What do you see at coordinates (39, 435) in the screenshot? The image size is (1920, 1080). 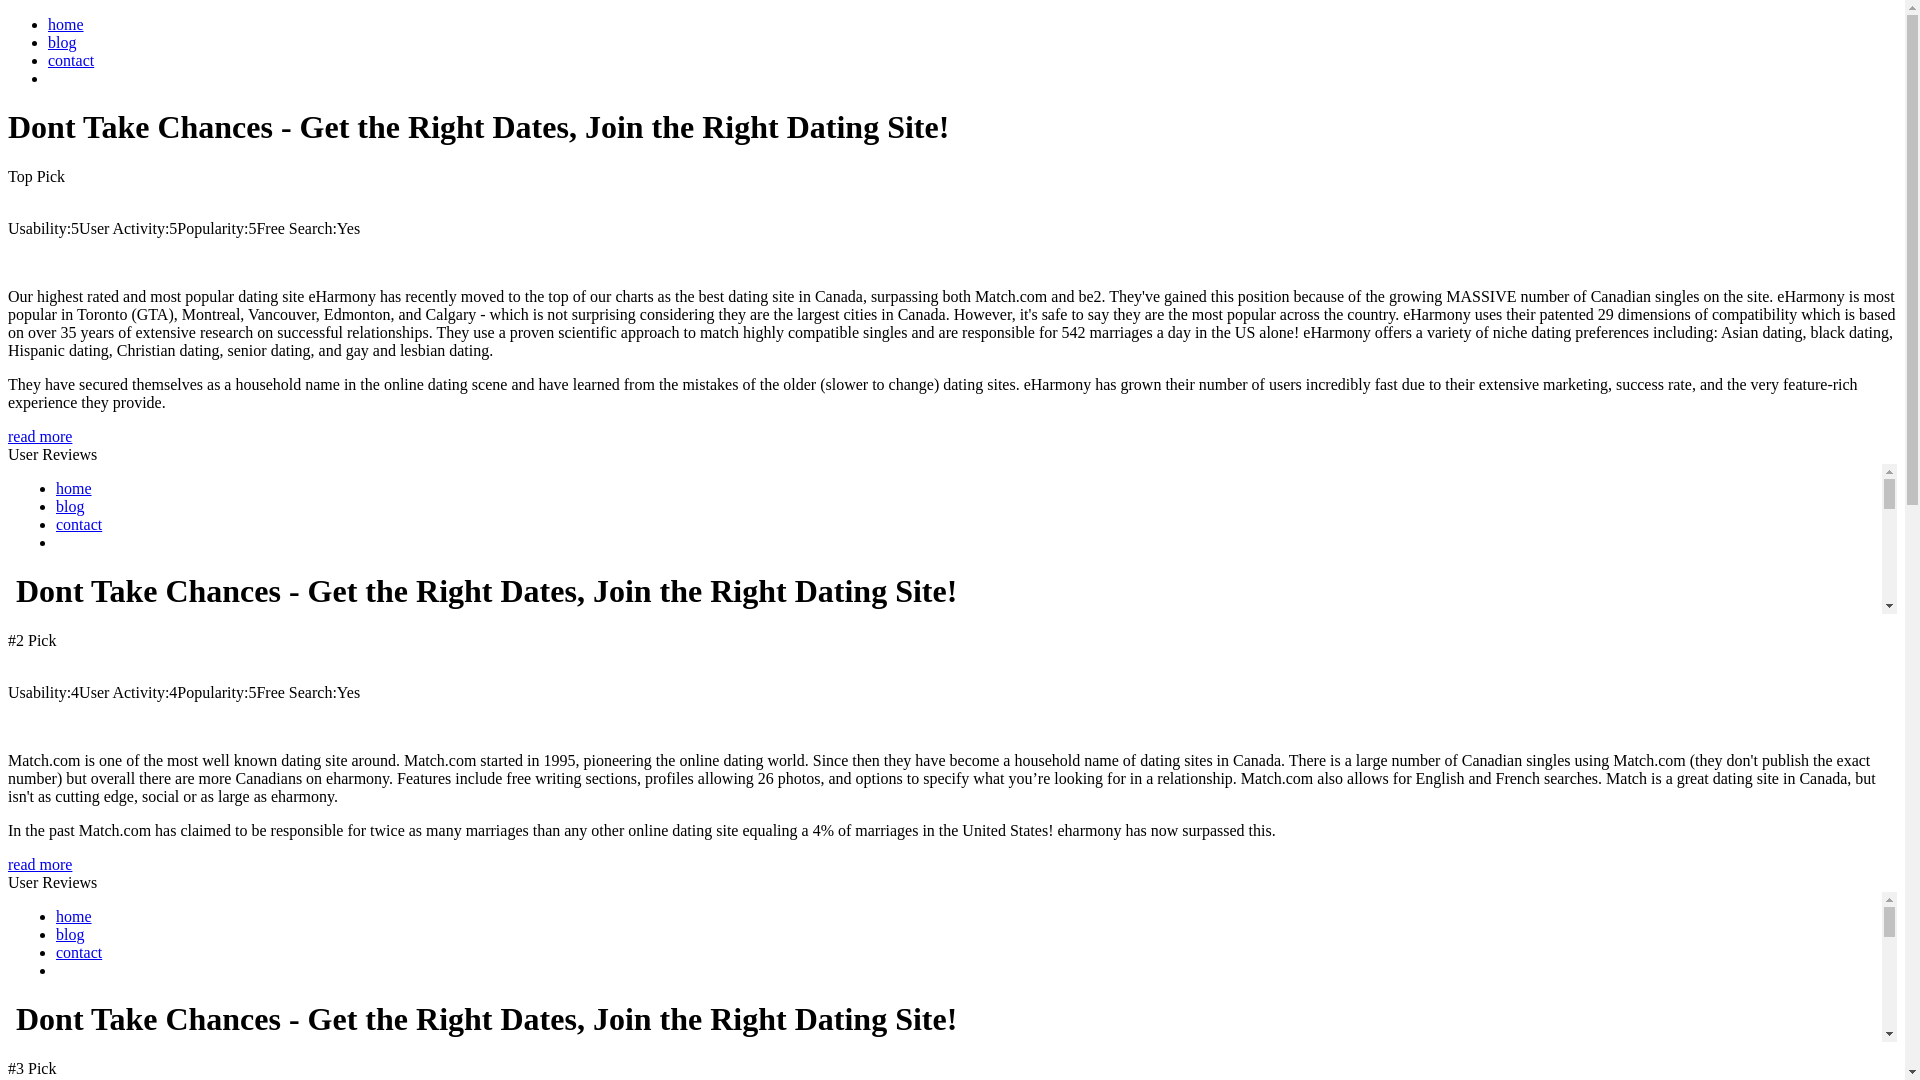 I see `'read more'` at bounding box center [39, 435].